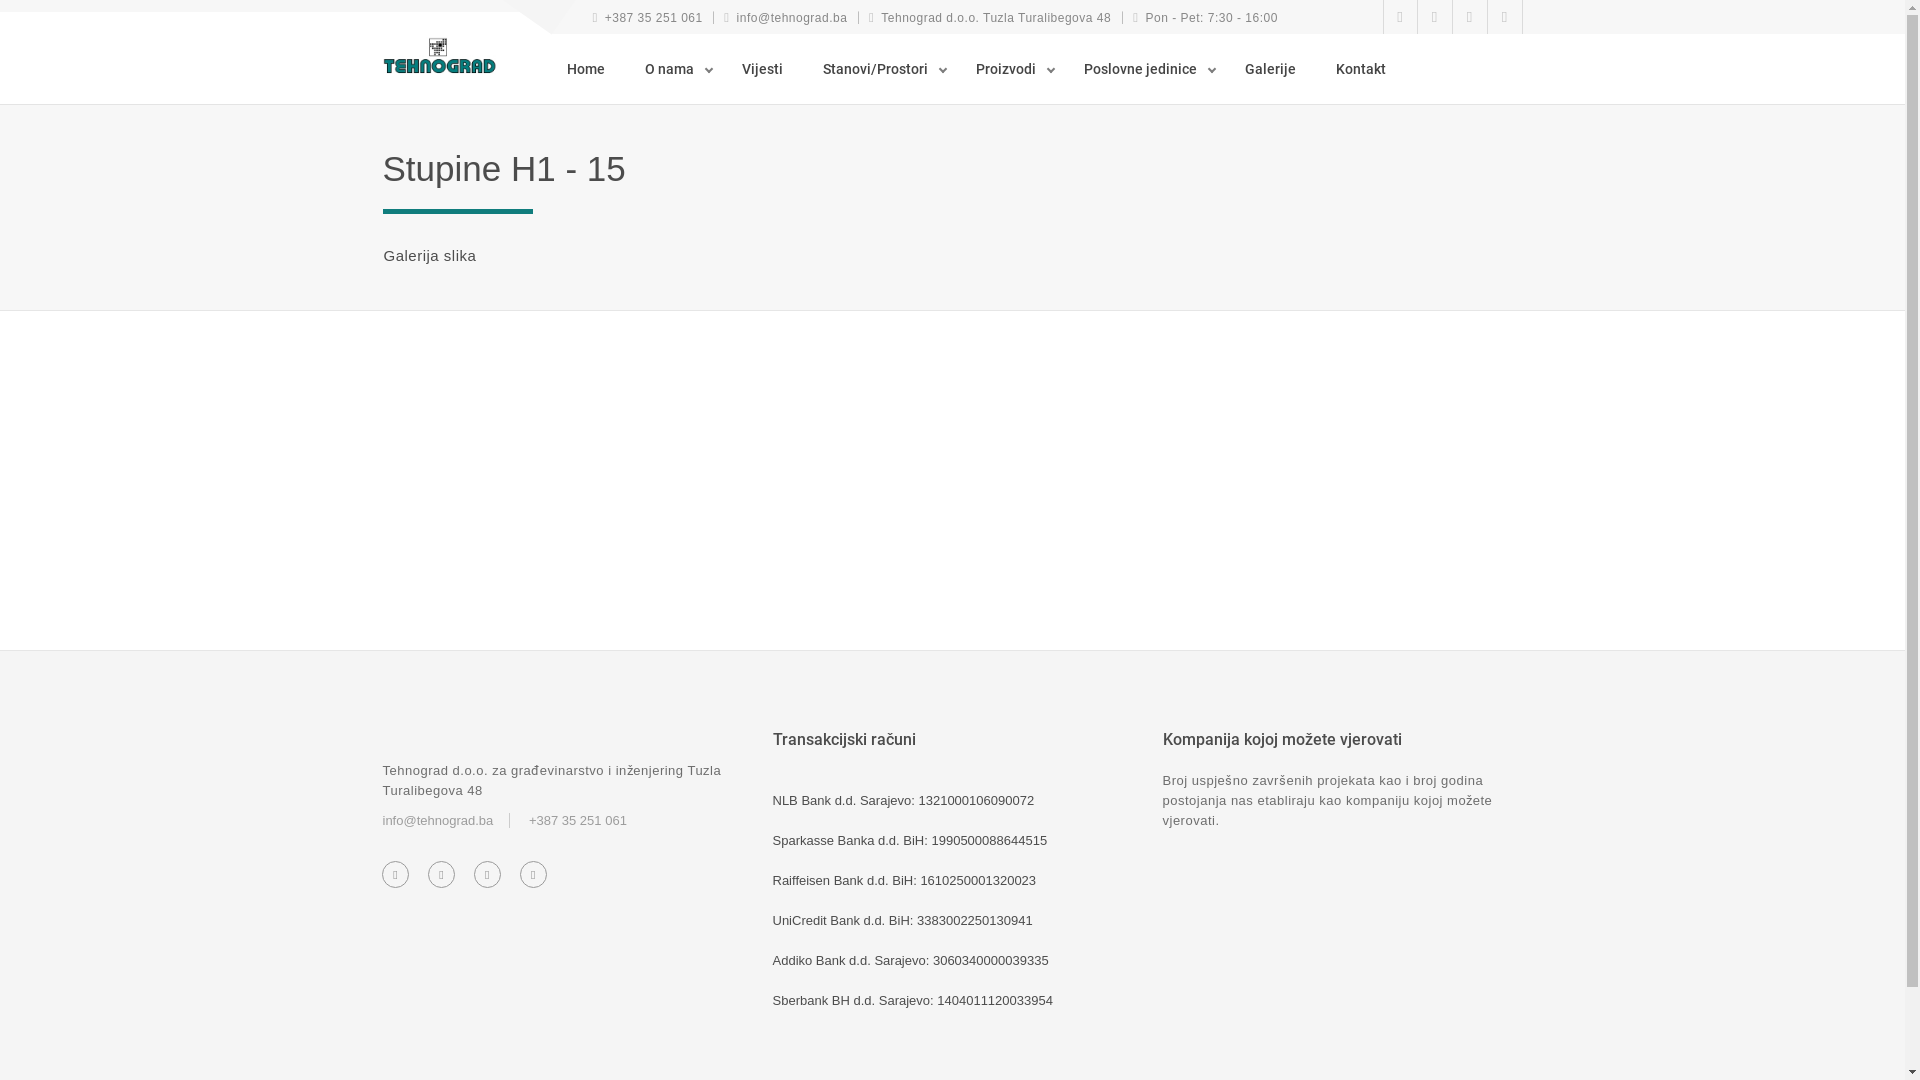 The image size is (1920, 1080). What do you see at coordinates (1274, 68) in the screenshot?
I see `'Galerije'` at bounding box center [1274, 68].